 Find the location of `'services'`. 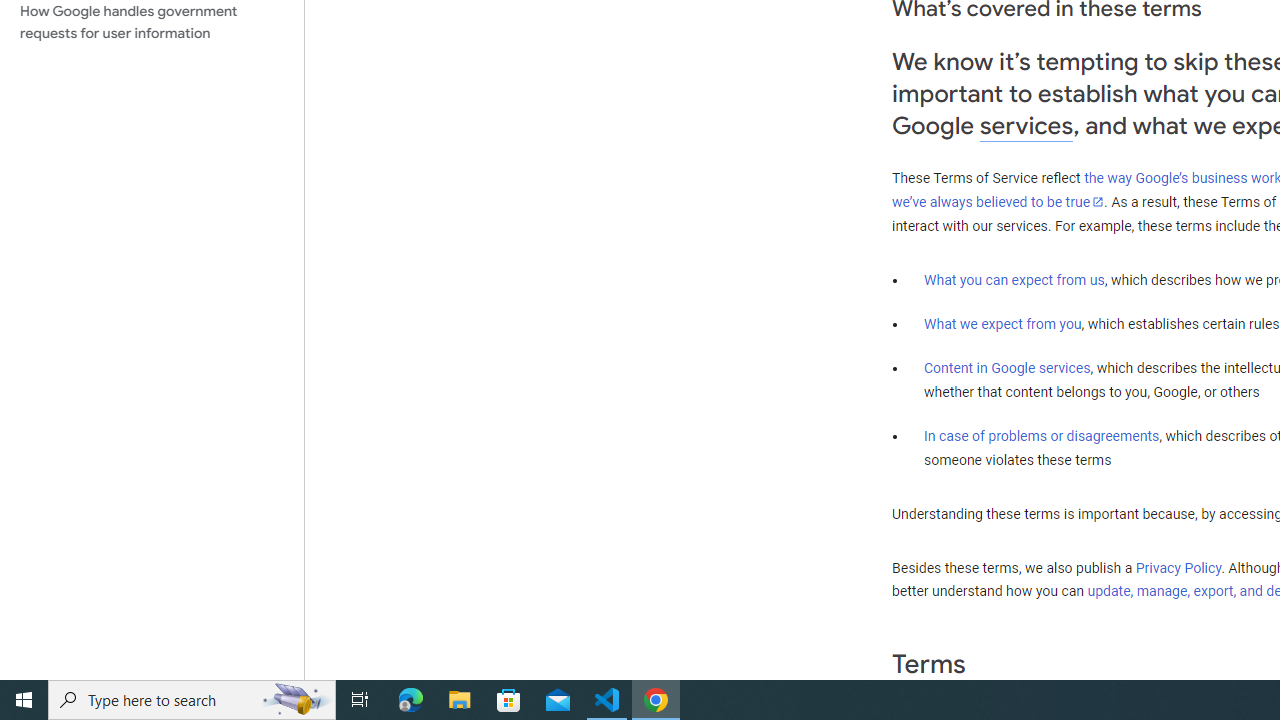

'services' is located at coordinates (1026, 125).